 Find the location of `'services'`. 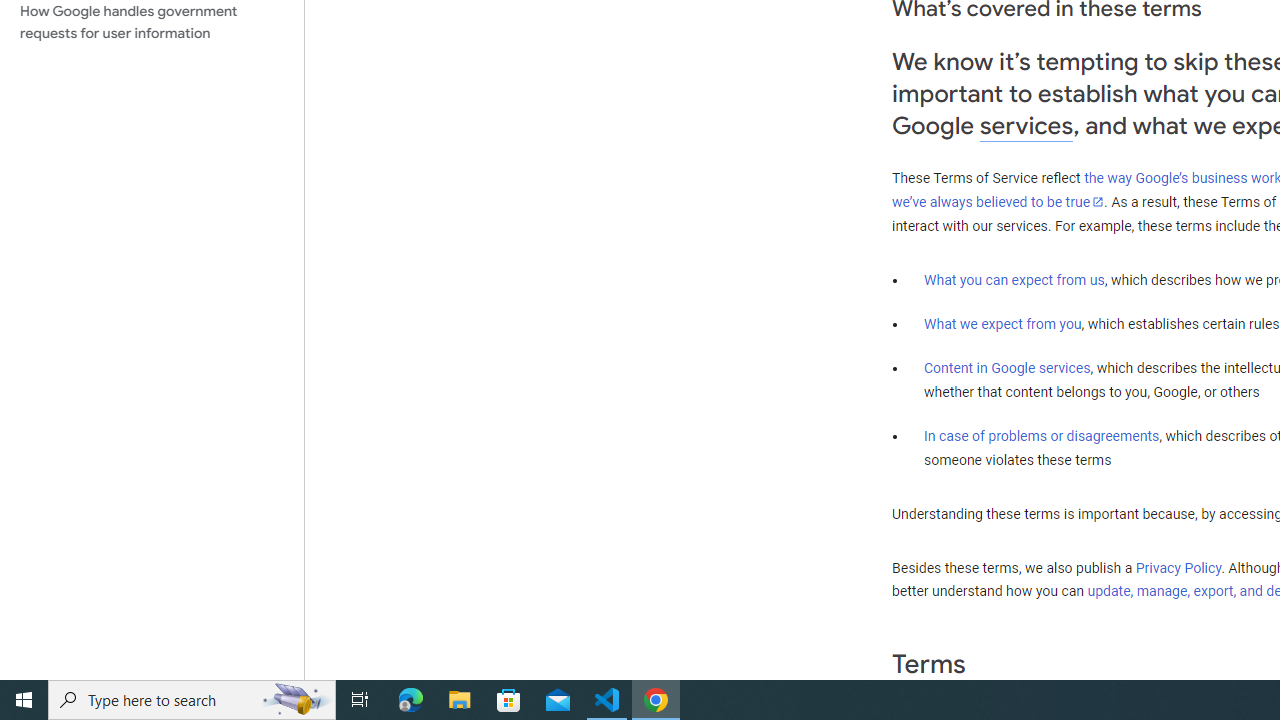

'services' is located at coordinates (1026, 125).